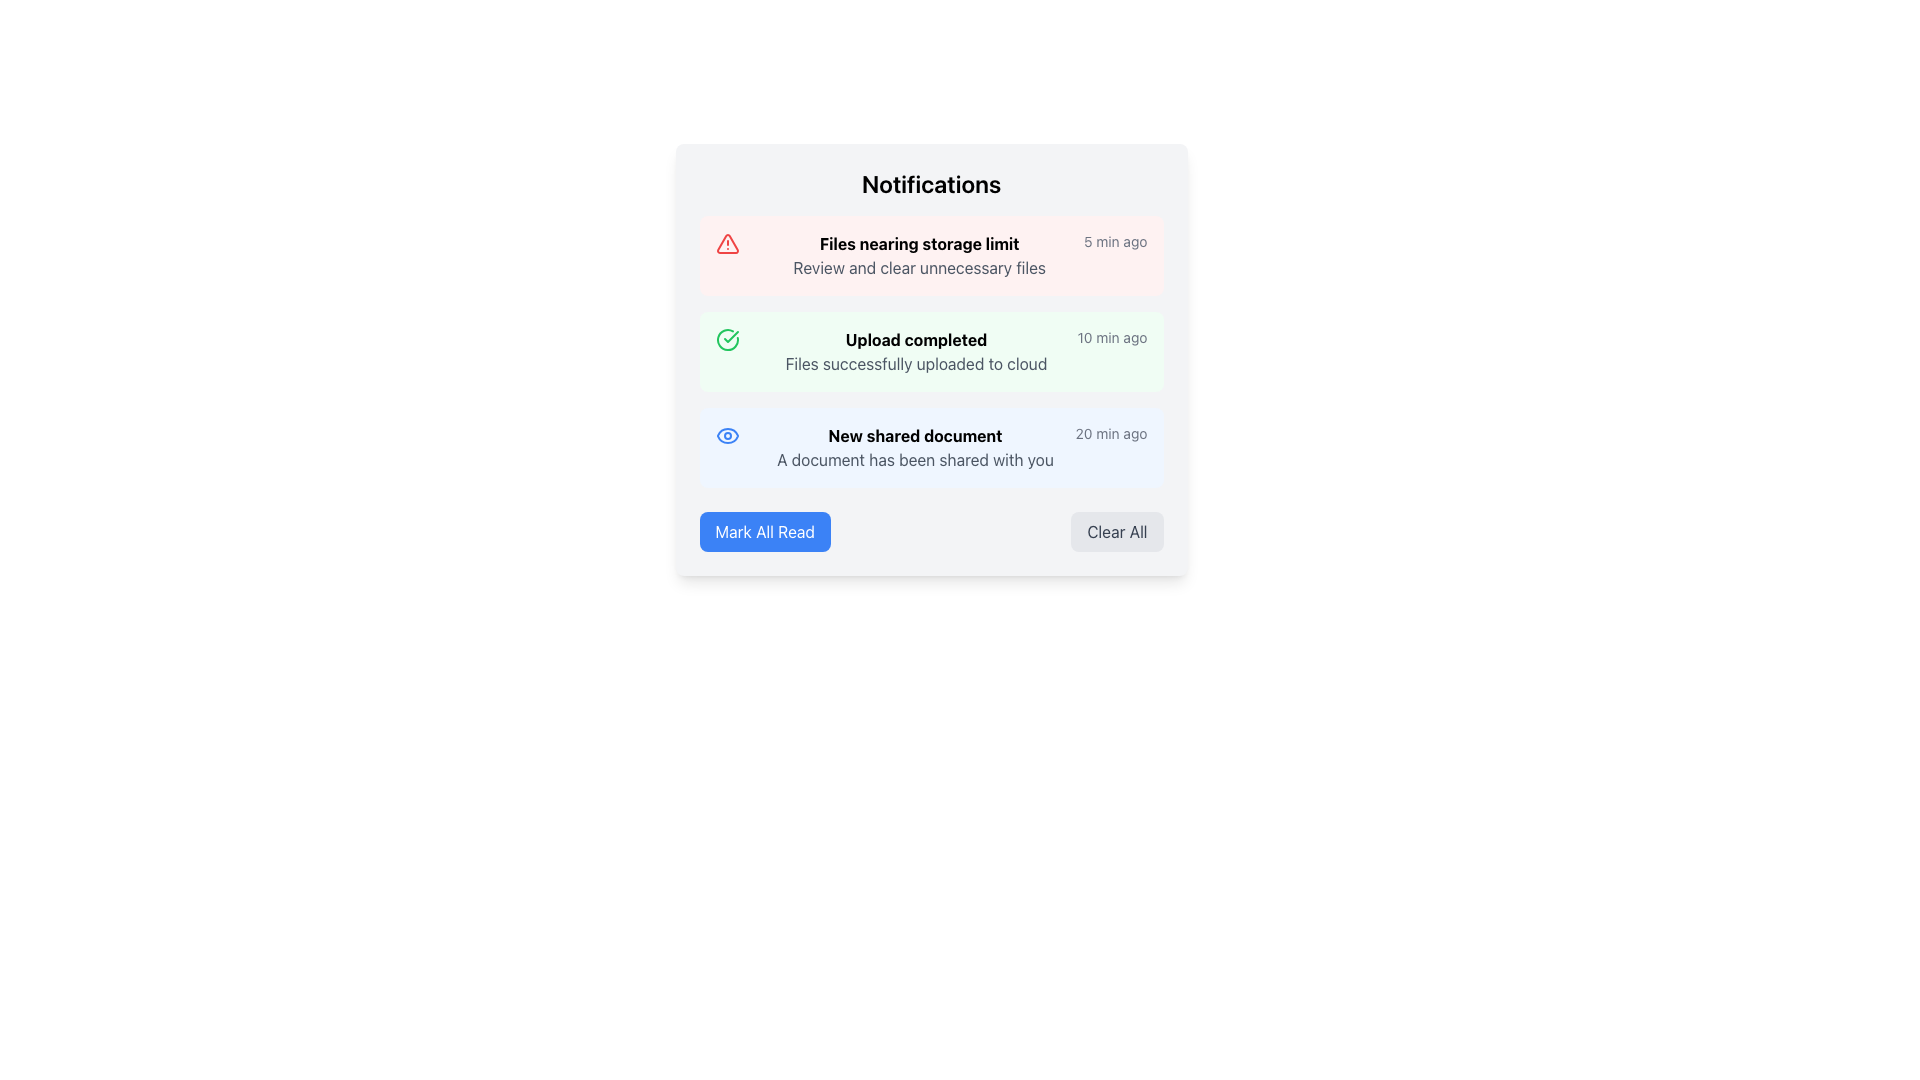  I want to click on the text label displaying '20 min ago' located in the bottom-right region of the notification card for 'New shared document', so click(1110, 433).